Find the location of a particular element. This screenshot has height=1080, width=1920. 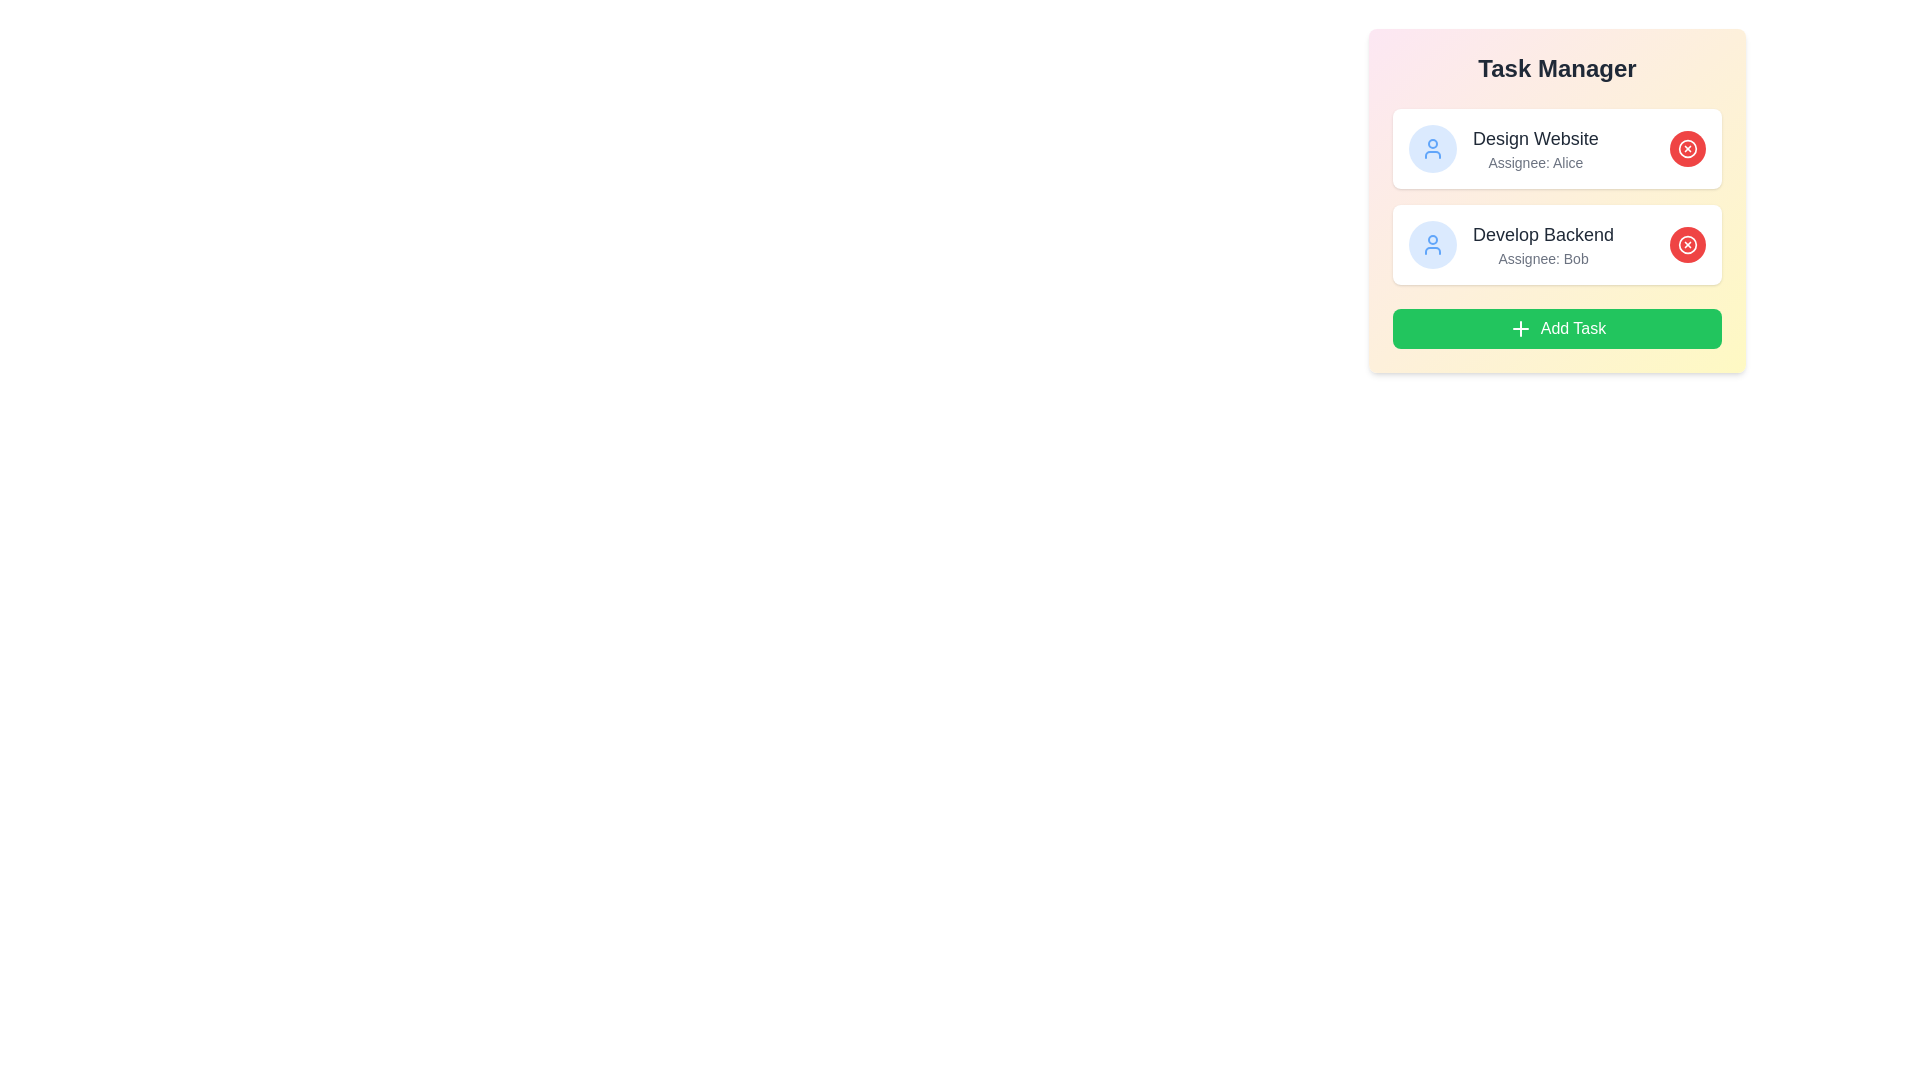

the Label/Text Block displaying 'Design Website' and 'Assignee: Alice' within the first task item of the task list is located at coordinates (1534, 148).